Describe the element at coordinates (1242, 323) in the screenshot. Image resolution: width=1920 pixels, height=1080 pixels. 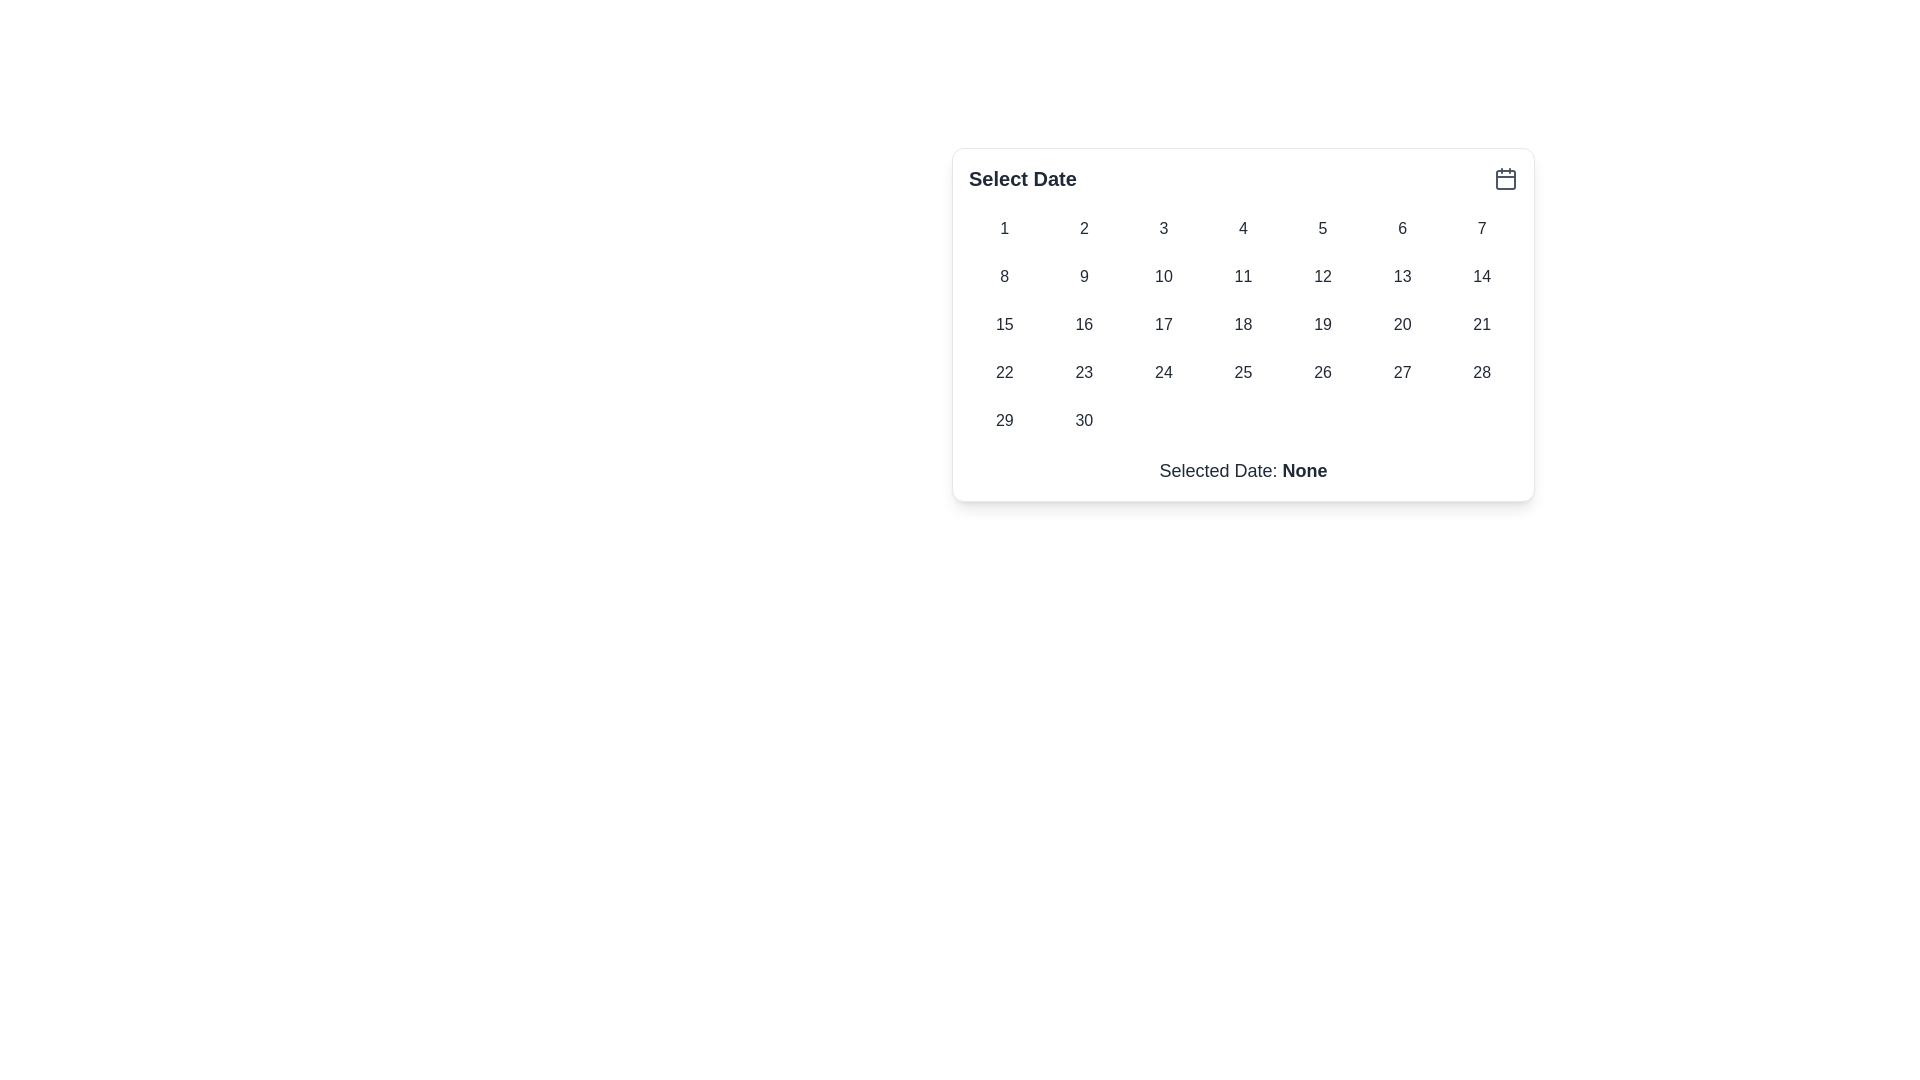
I see `the date button in the calendar grid` at that location.